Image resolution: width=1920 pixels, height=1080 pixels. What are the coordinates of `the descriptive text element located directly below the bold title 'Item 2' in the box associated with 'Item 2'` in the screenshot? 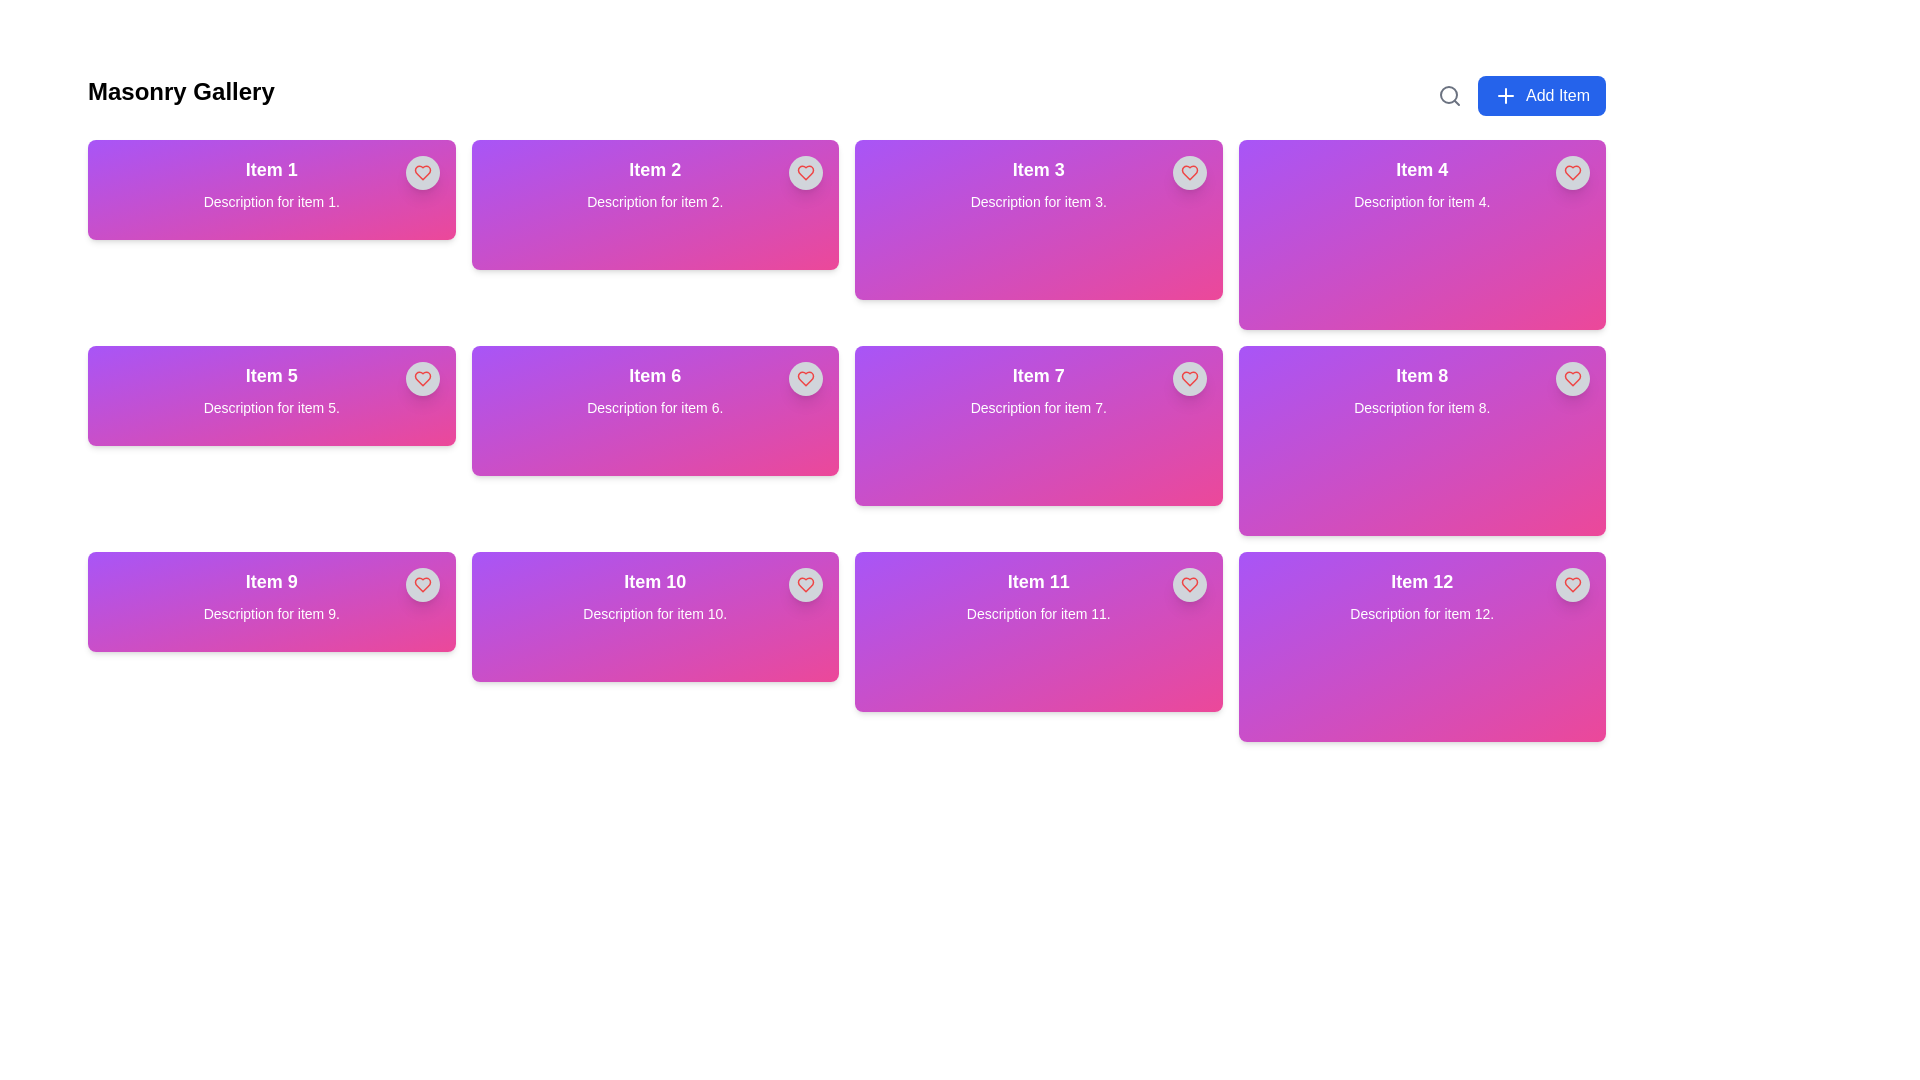 It's located at (655, 201).